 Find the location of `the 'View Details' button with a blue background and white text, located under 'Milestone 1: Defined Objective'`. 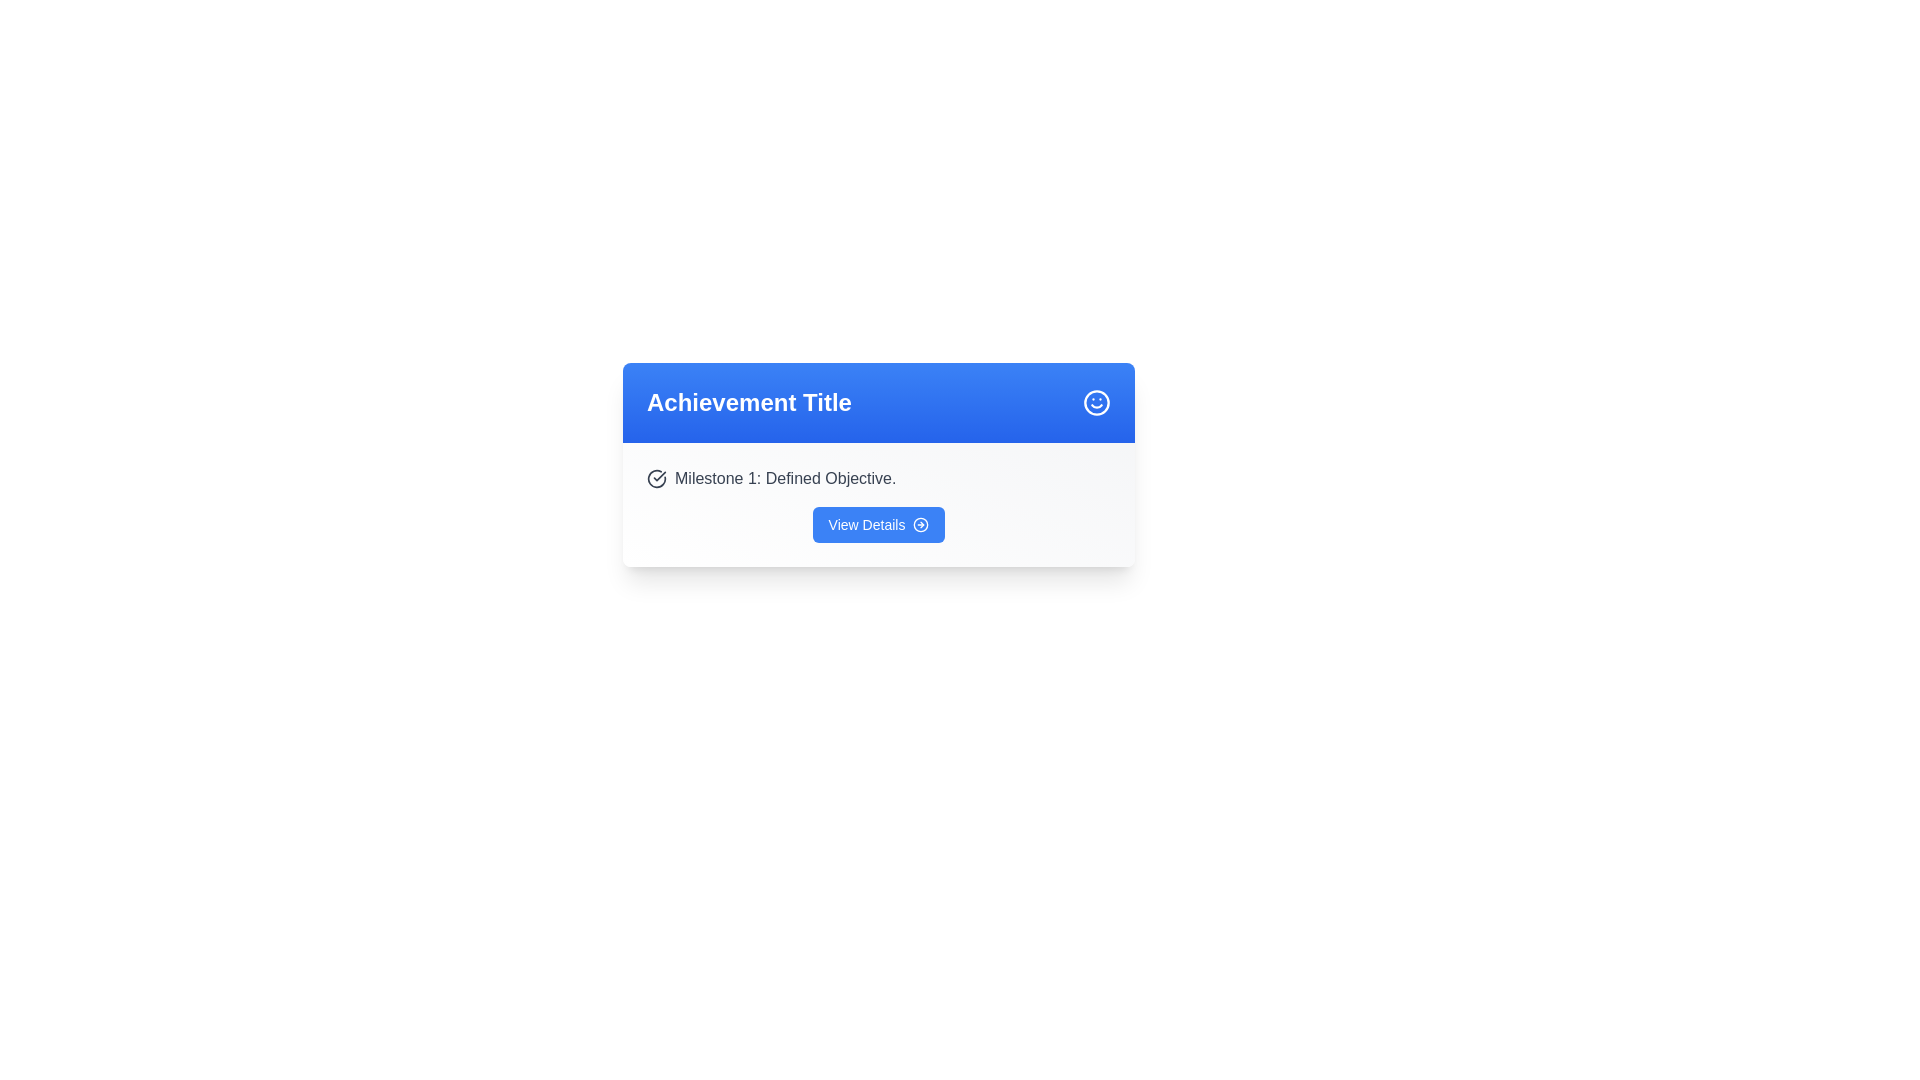

the 'View Details' button with a blue background and white text, located under 'Milestone 1: Defined Objective' is located at coordinates (878, 523).